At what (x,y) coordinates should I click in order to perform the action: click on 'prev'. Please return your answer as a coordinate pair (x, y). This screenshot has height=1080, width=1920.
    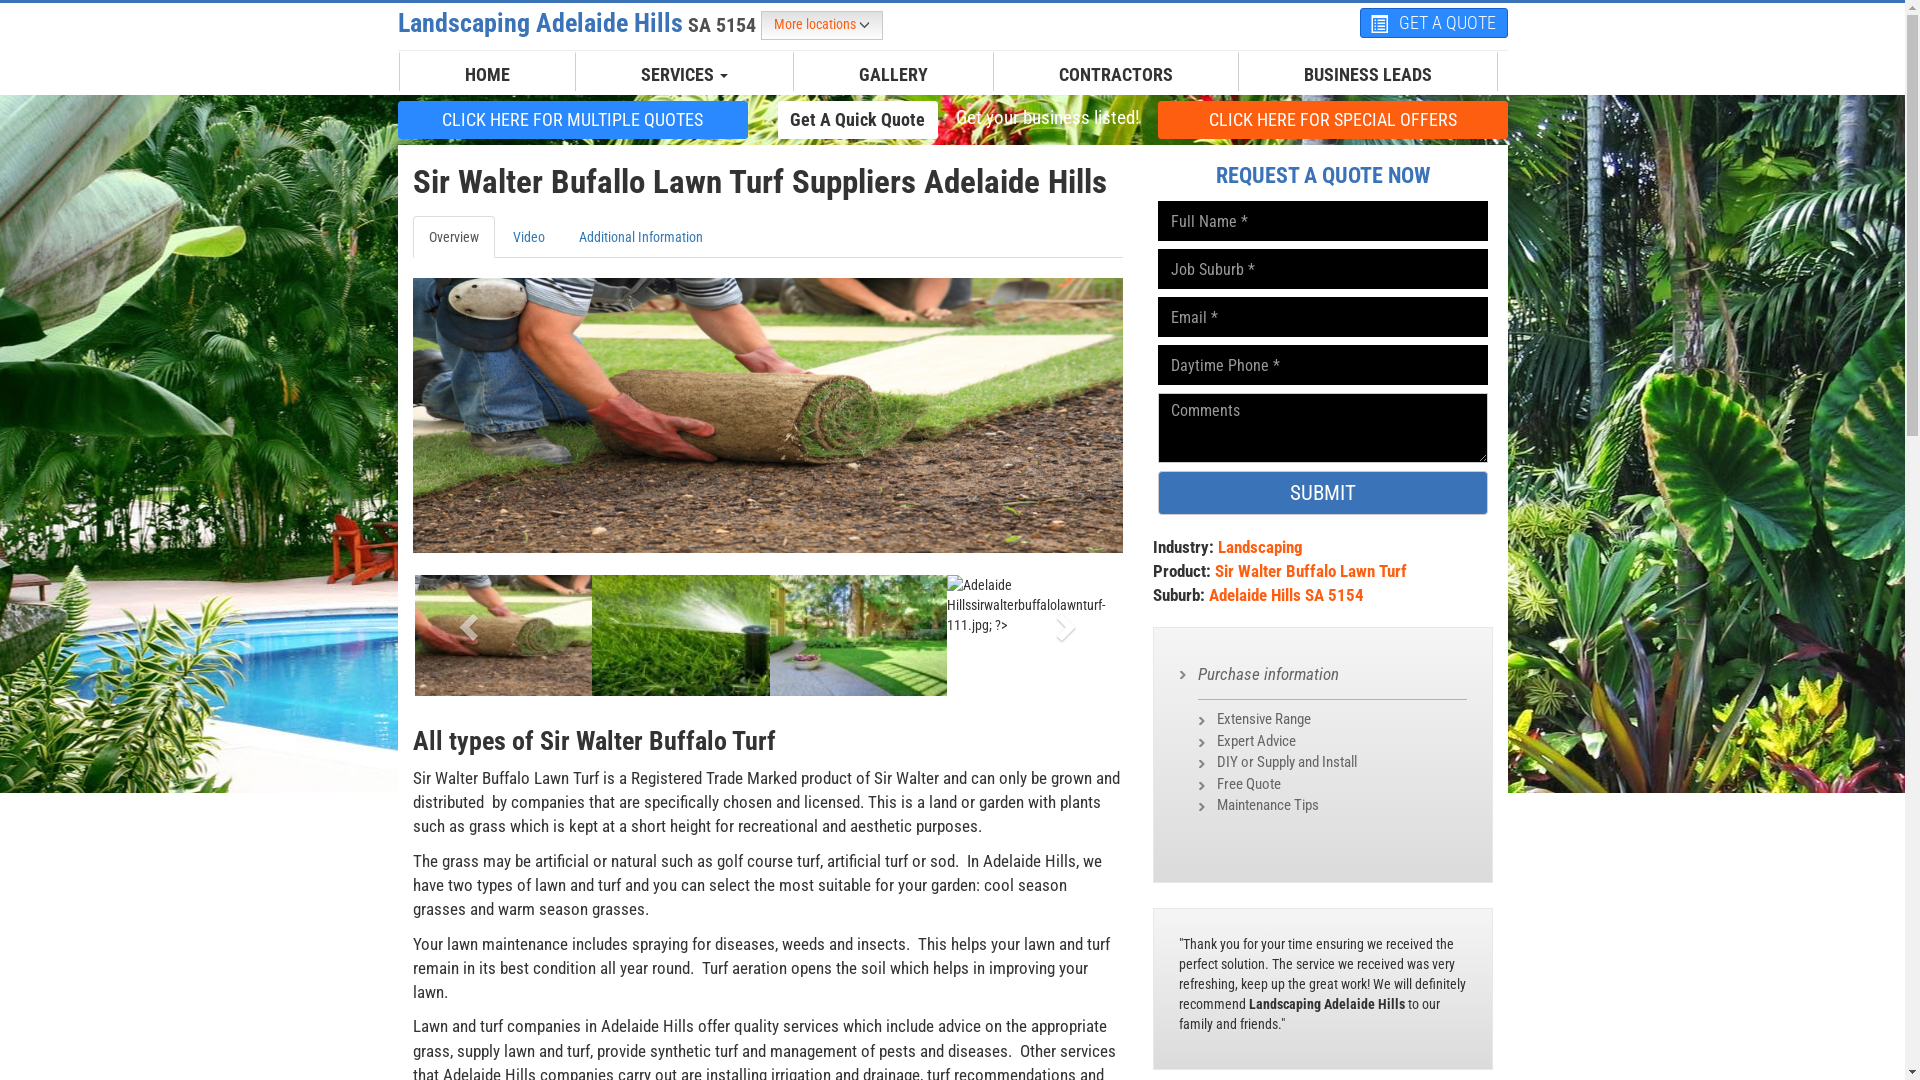
    Looking at the image, I should click on (464, 619).